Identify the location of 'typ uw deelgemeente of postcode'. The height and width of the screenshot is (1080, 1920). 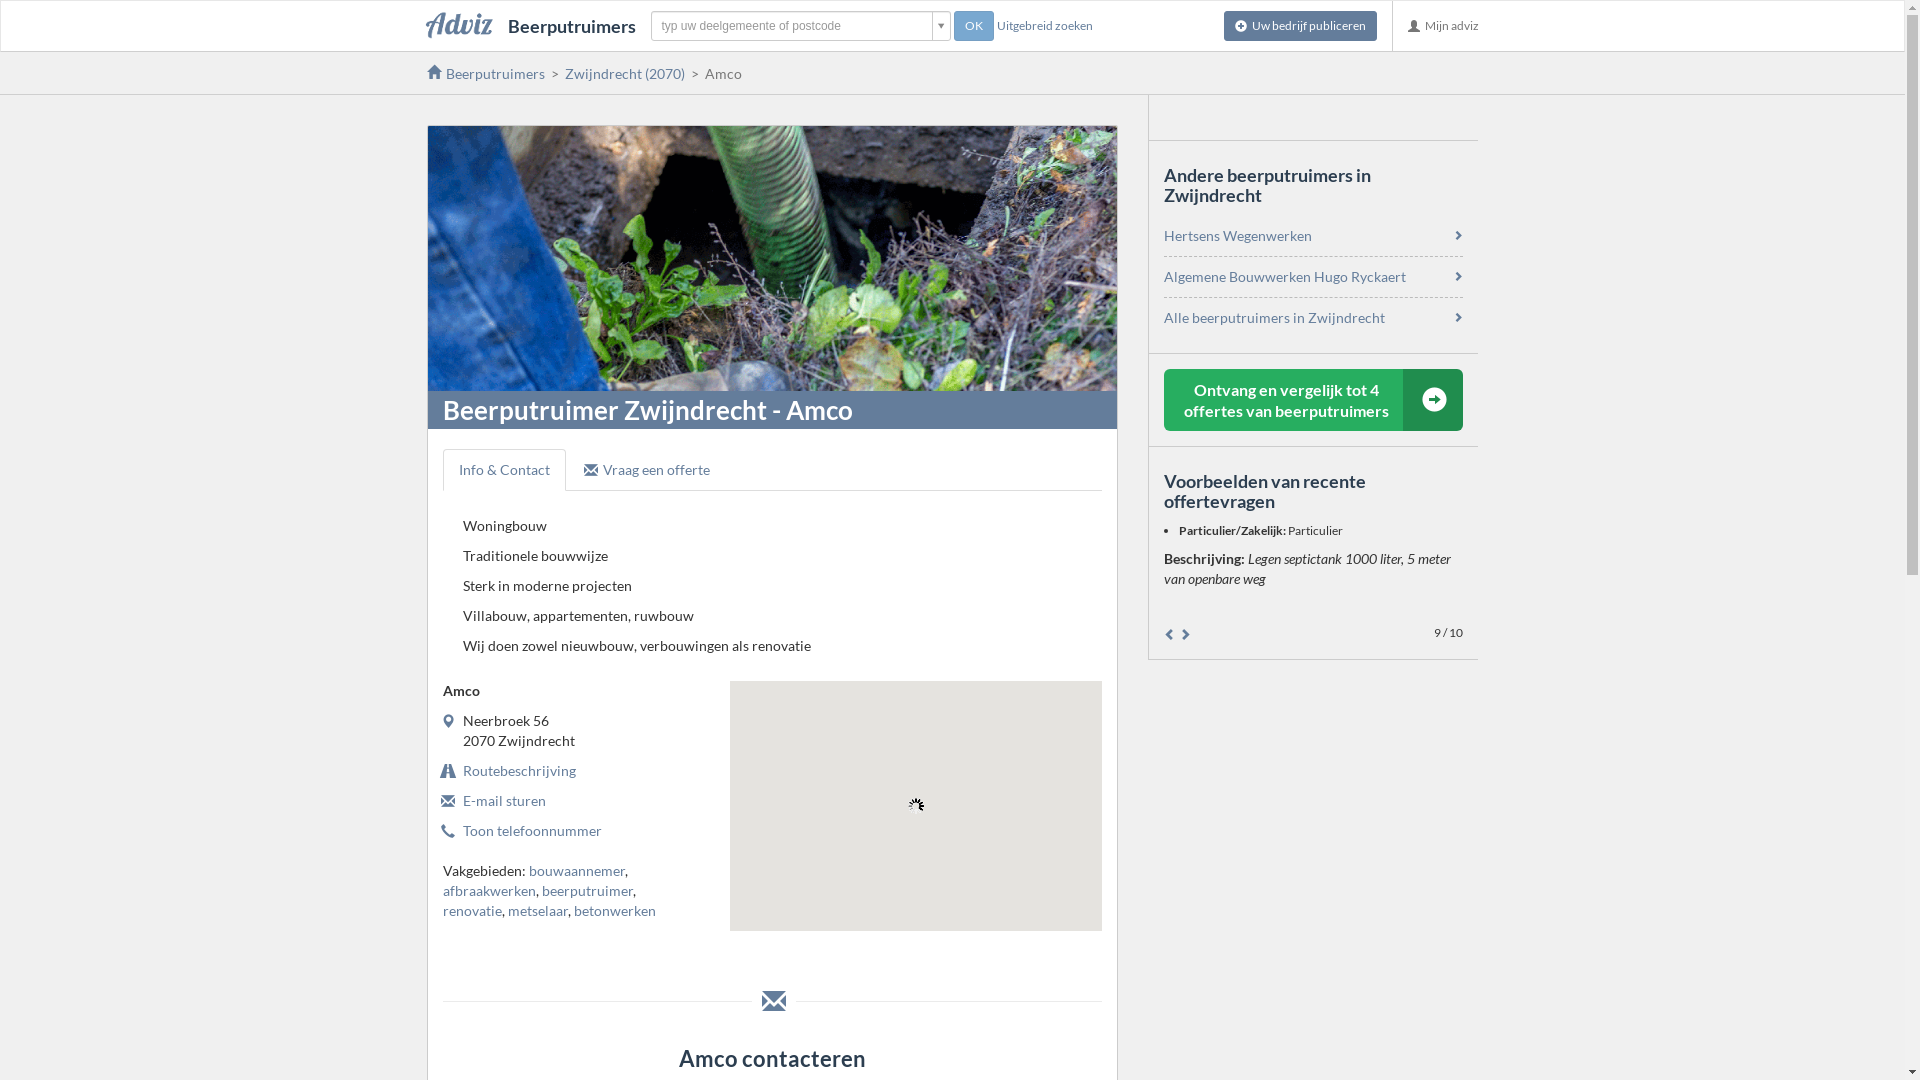
(800, 26).